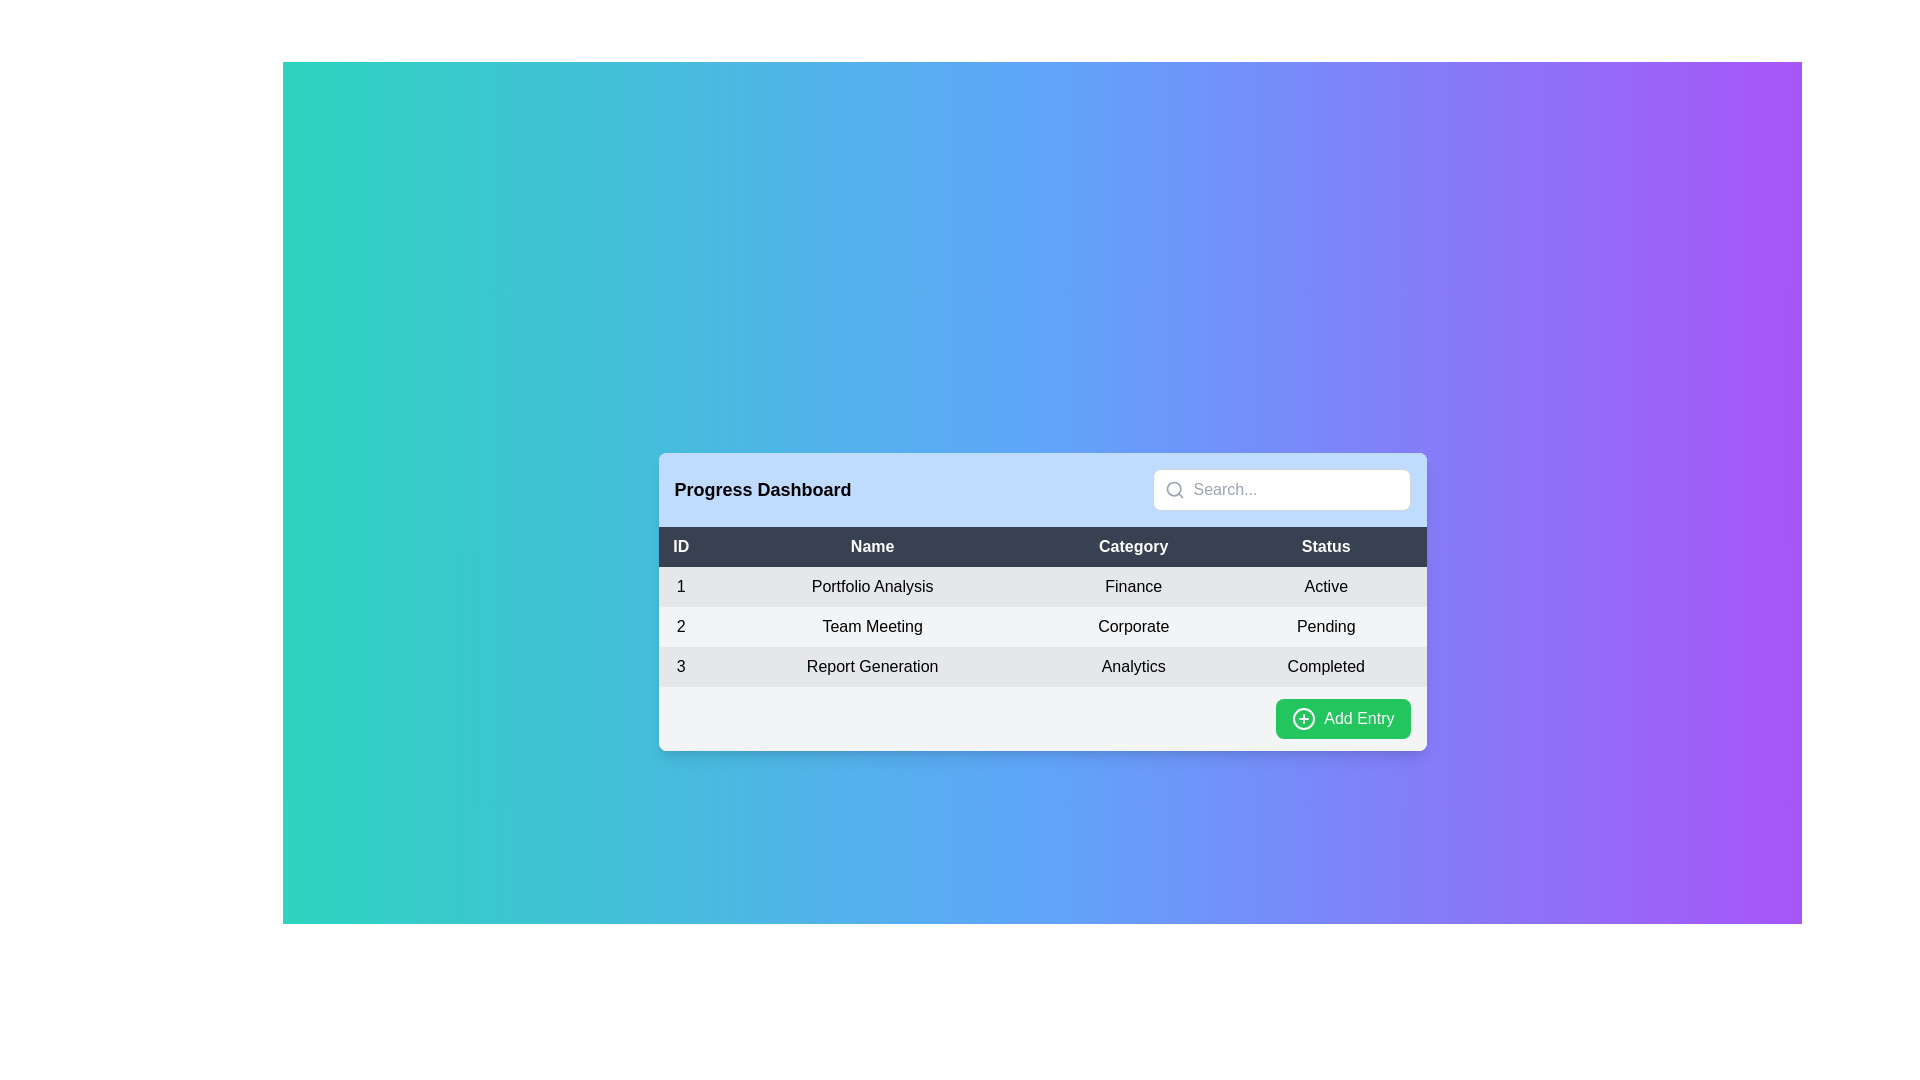 The height and width of the screenshot is (1080, 1920). What do you see at coordinates (872, 626) in the screenshot?
I see `the 'Team Meeting' text label located in the second row of the table under the 'Name' column, which is positioned between the 'ID' and 'Category' cells` at bounding box center [872, 626].